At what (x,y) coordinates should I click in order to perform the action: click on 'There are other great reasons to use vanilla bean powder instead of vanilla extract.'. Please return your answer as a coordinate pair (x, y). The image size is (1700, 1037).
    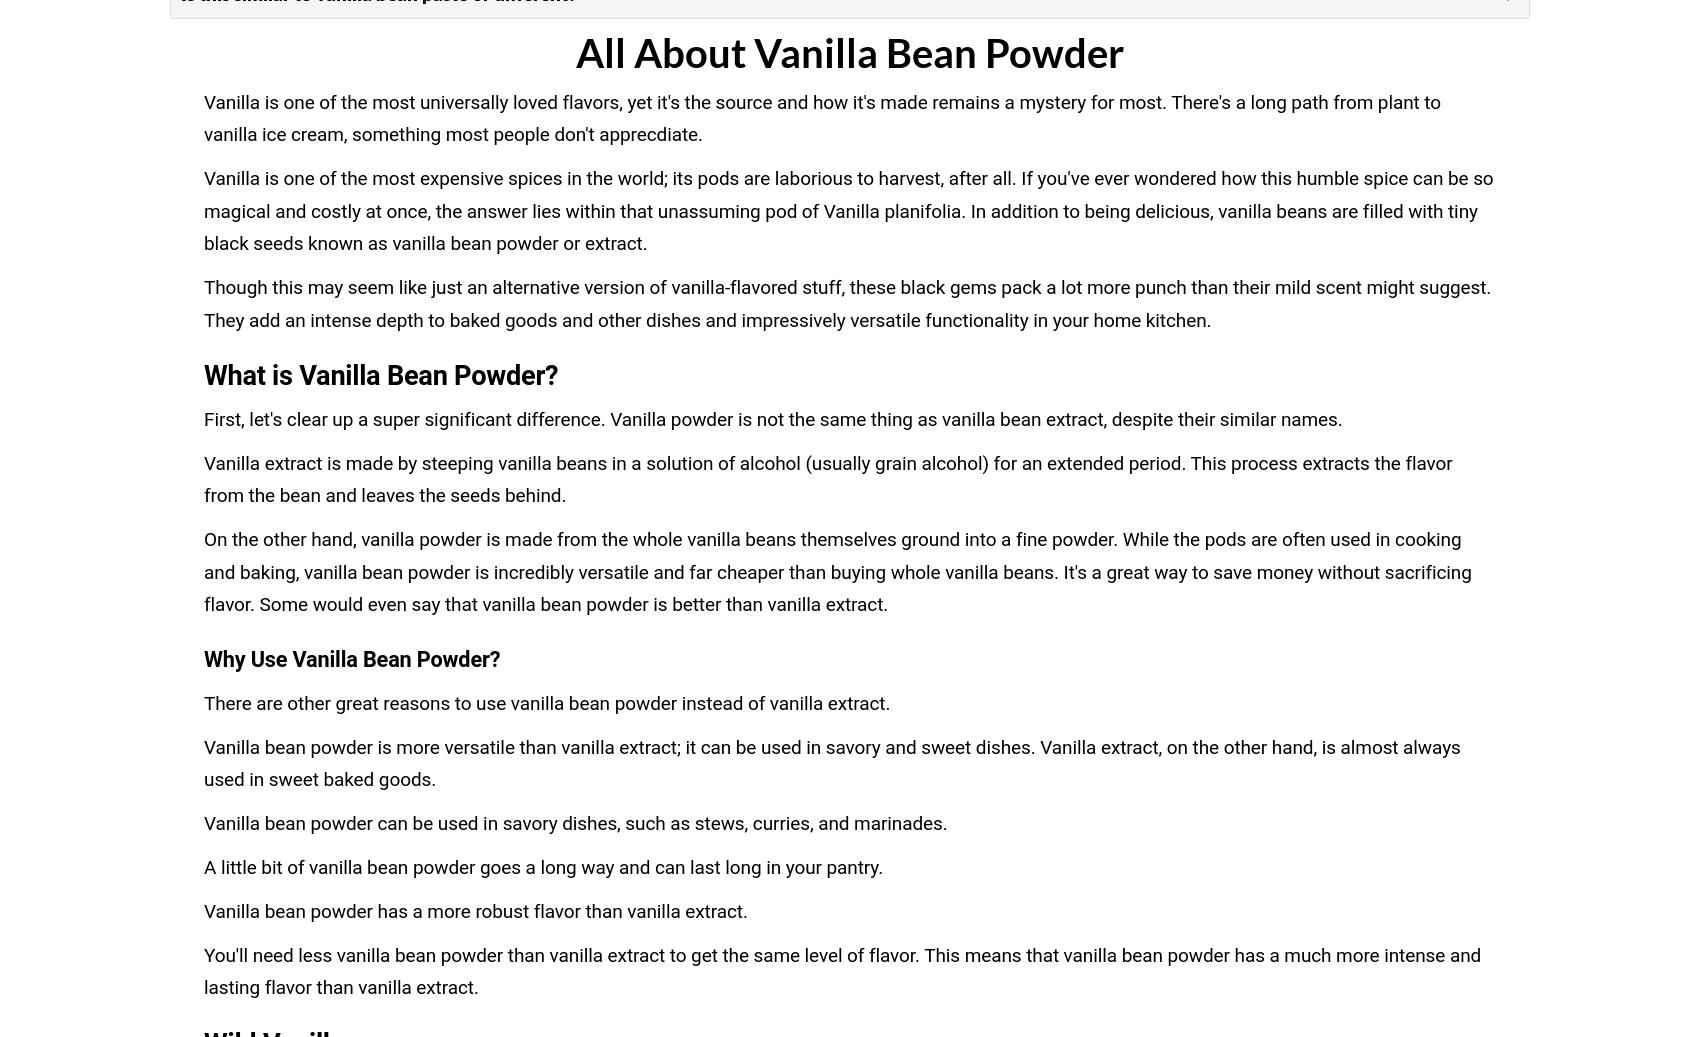
    Looking at the image, I should click on (546, 702).